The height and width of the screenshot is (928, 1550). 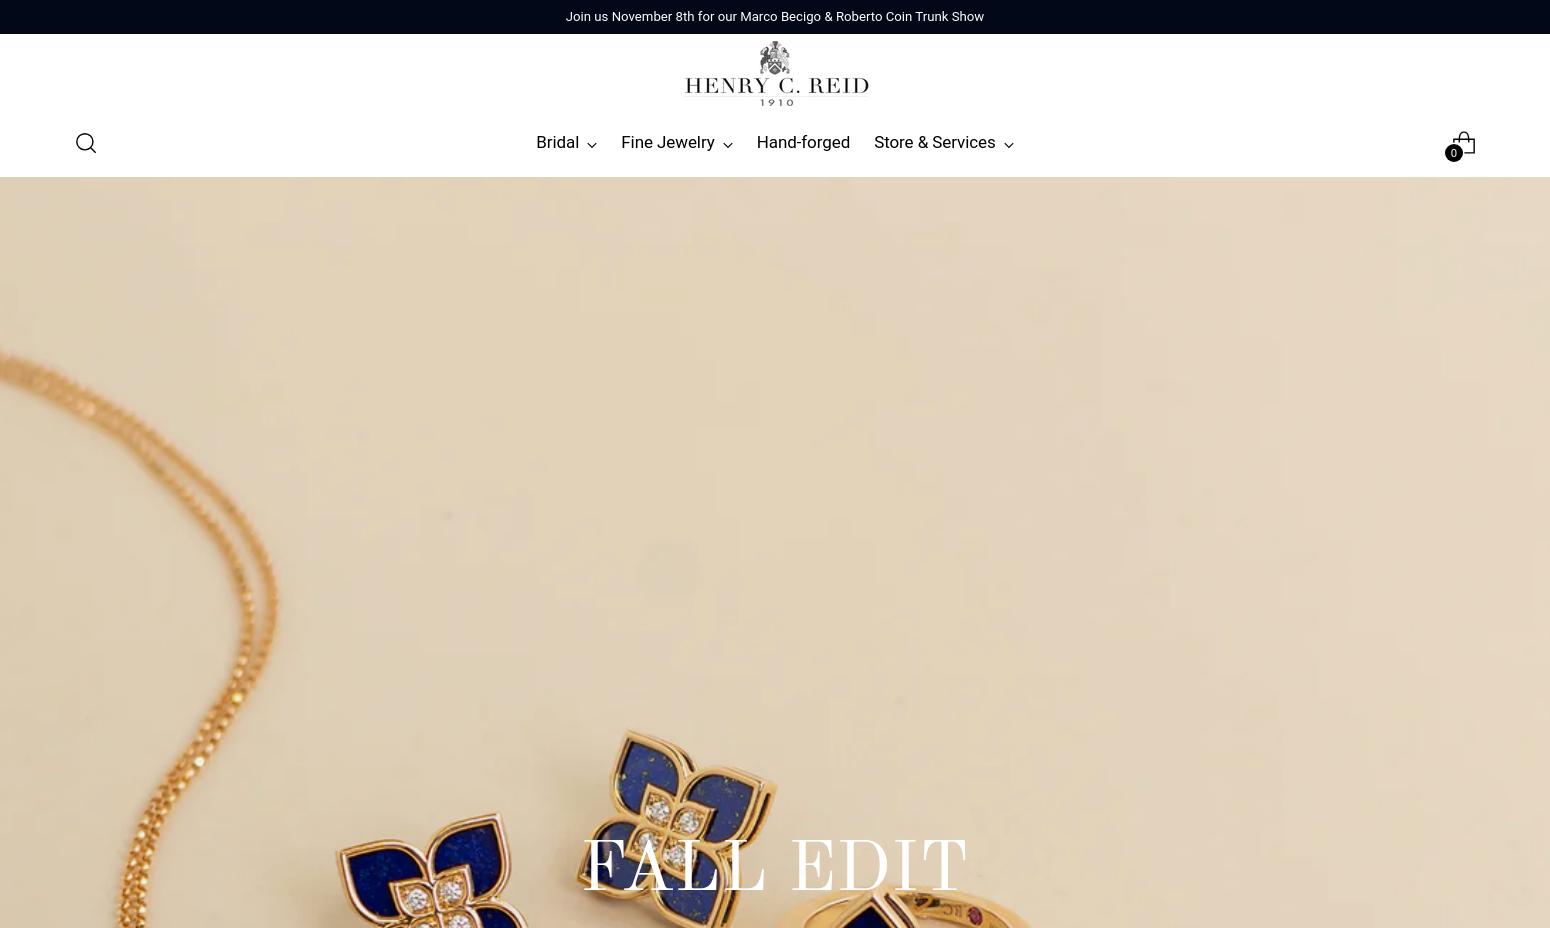 I want to click on 'Anne Sportun', so click(x=429, y=305).